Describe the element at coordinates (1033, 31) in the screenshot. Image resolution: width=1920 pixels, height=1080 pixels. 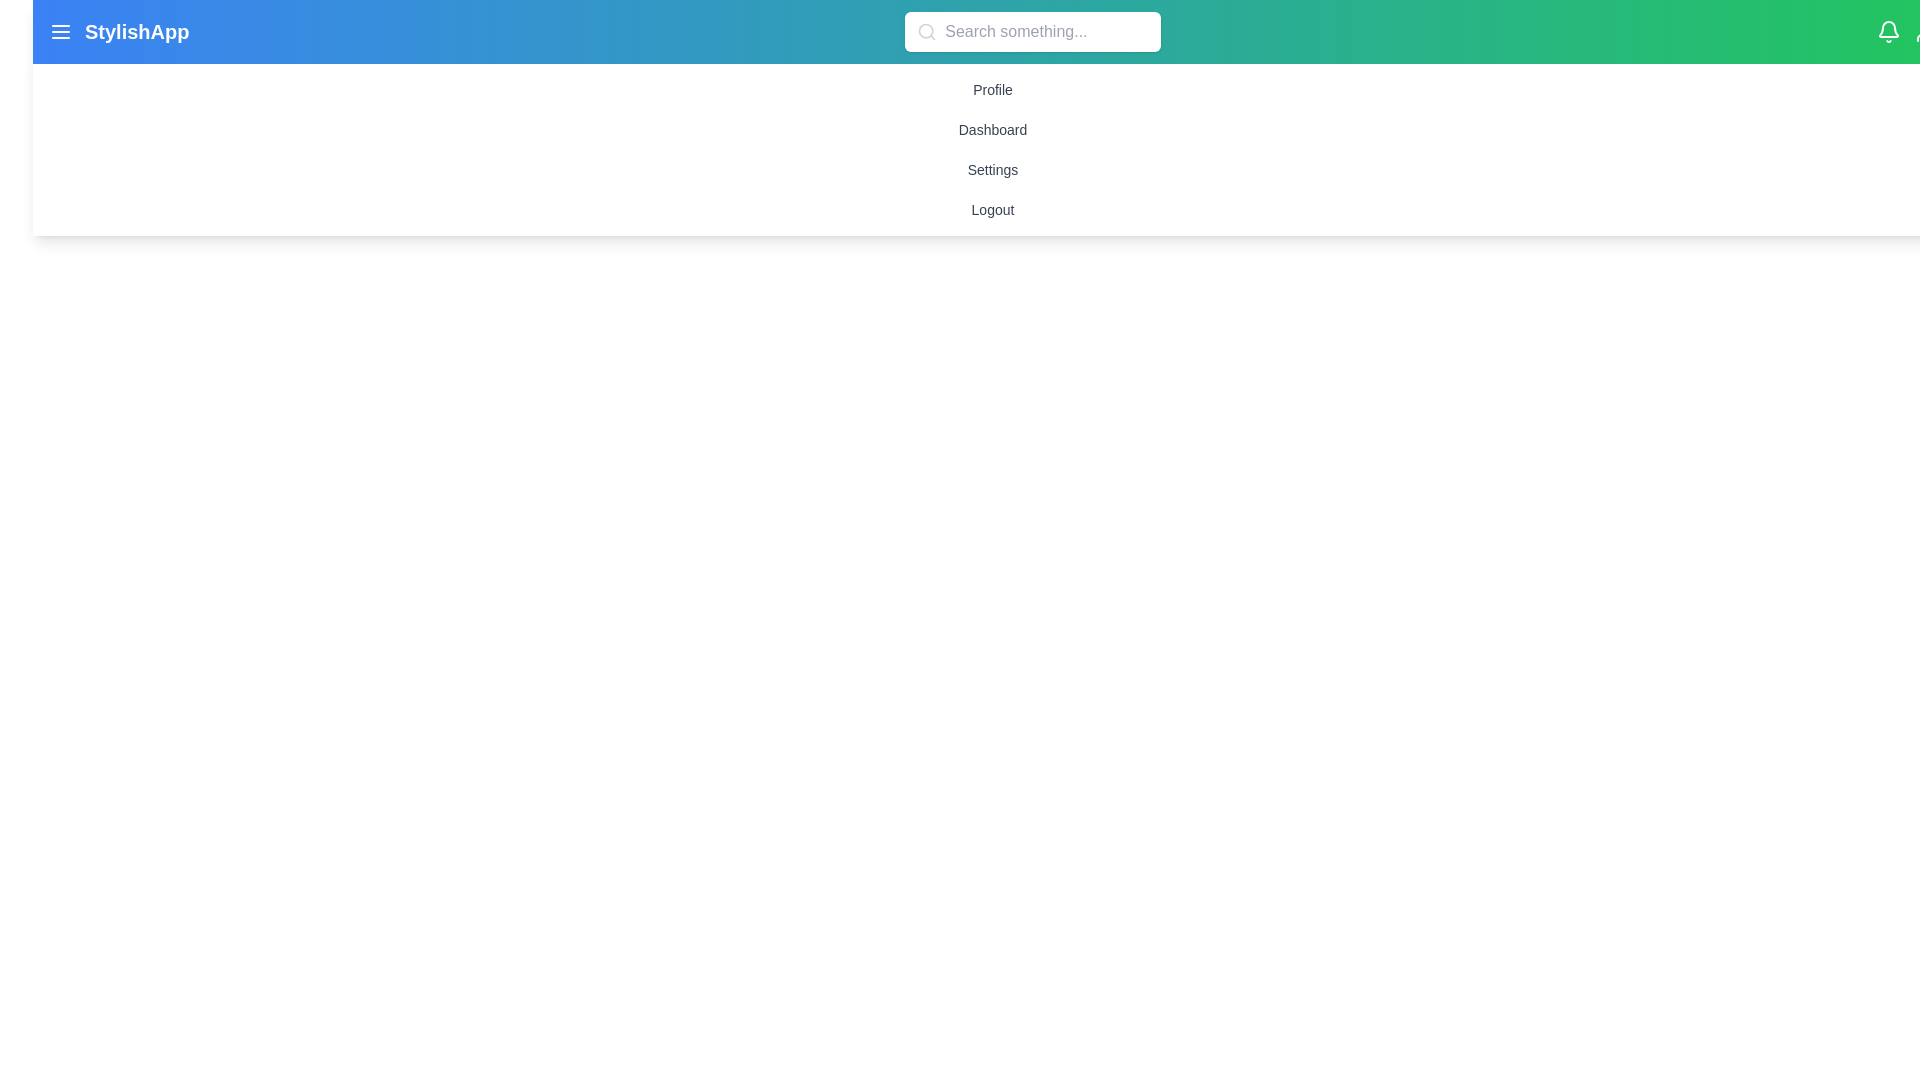
I see `the search input field located in the navigation bar, which has a placeholder text 'Search something...' and a magnifying glass icon on the left` at that location.